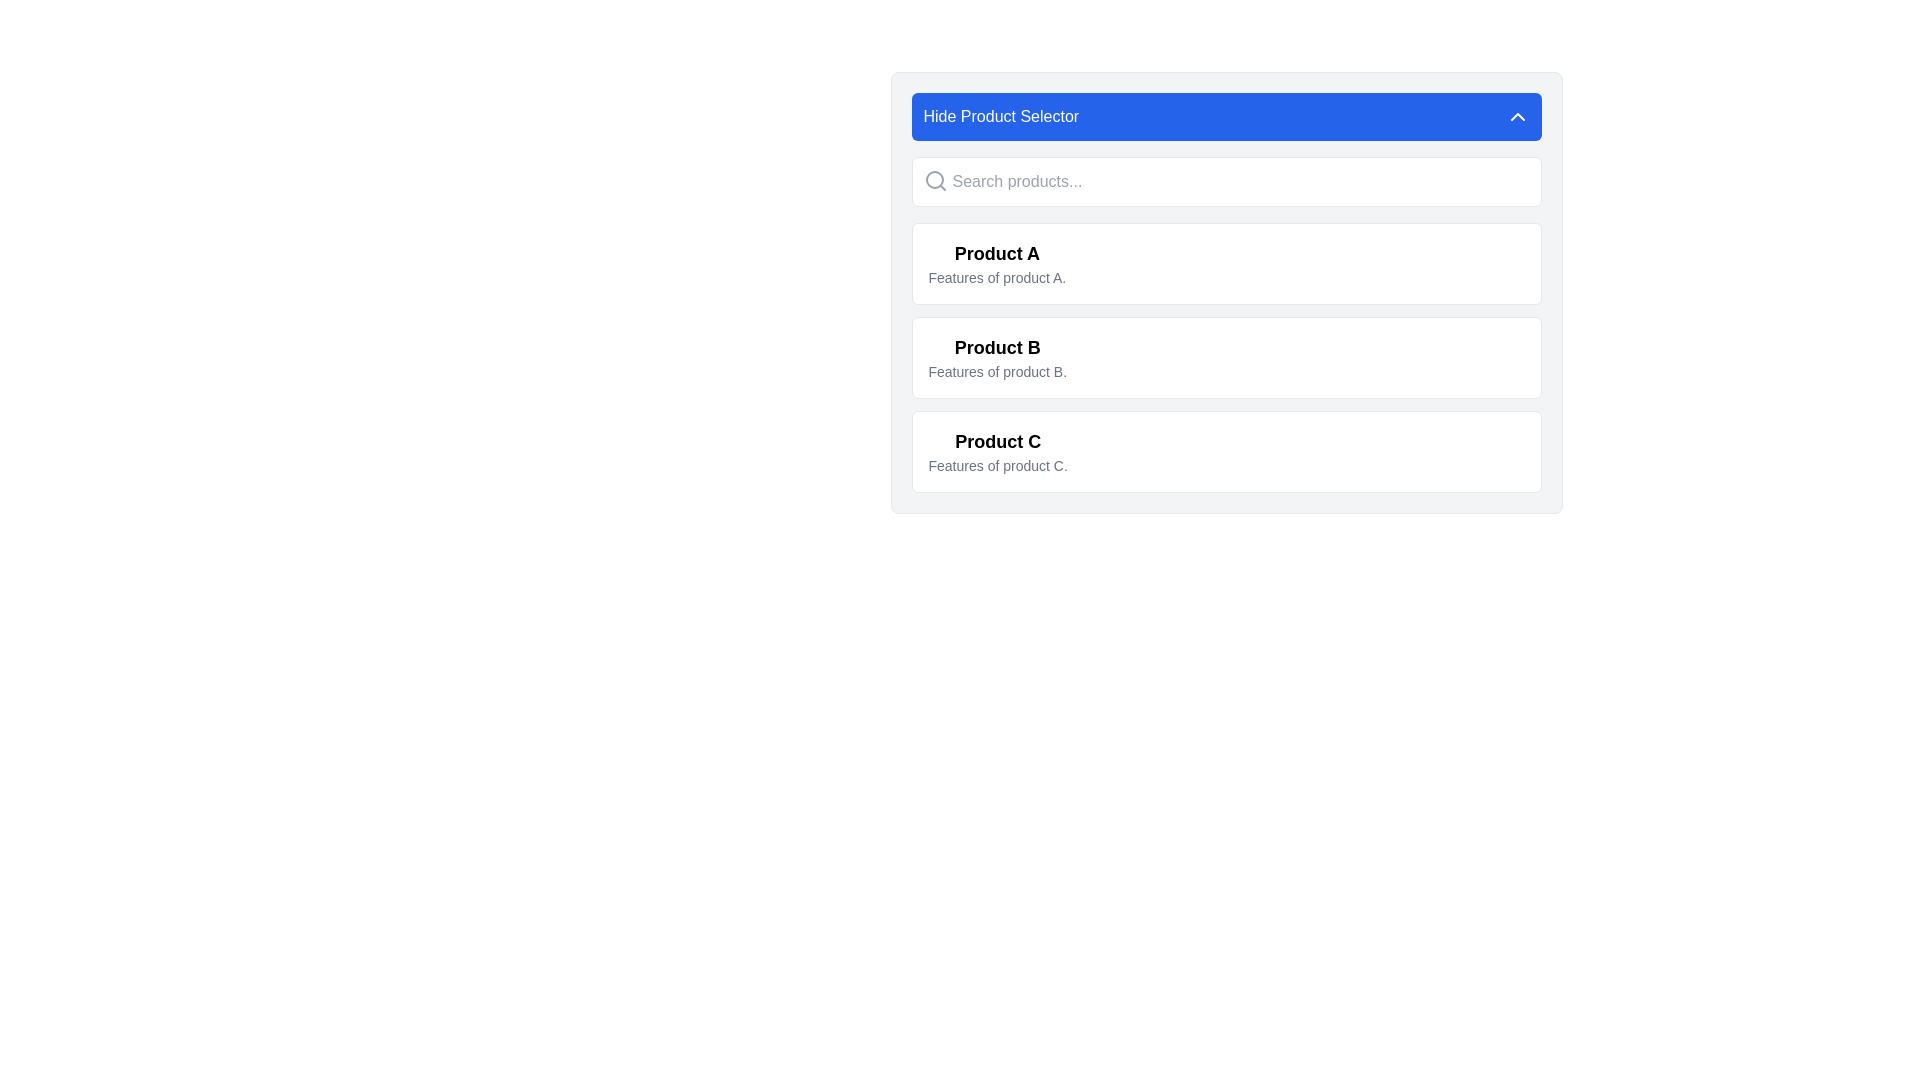 Image resolution: width=1920 pixels, height=1080 pixels. What do you see at coordinates (998, 466) in the screenshot?
I see `the Text Display Element that displays the phrase 'Features of product C.' located below the title 'Product C.'` at bounding box center [998, 466].